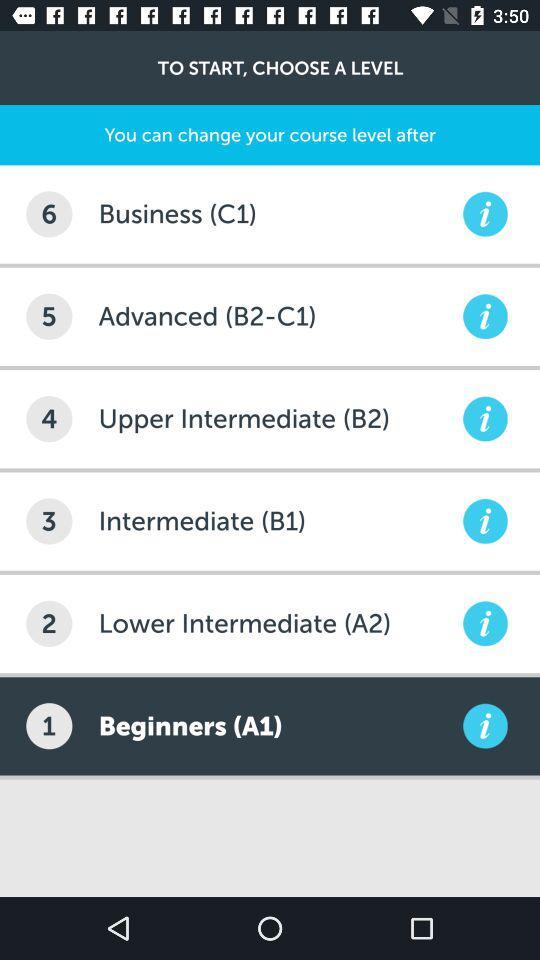  What do you see at coordinates (484, 214) in the screenshot?
I see `click for more information` at bounding box center [484, 214].